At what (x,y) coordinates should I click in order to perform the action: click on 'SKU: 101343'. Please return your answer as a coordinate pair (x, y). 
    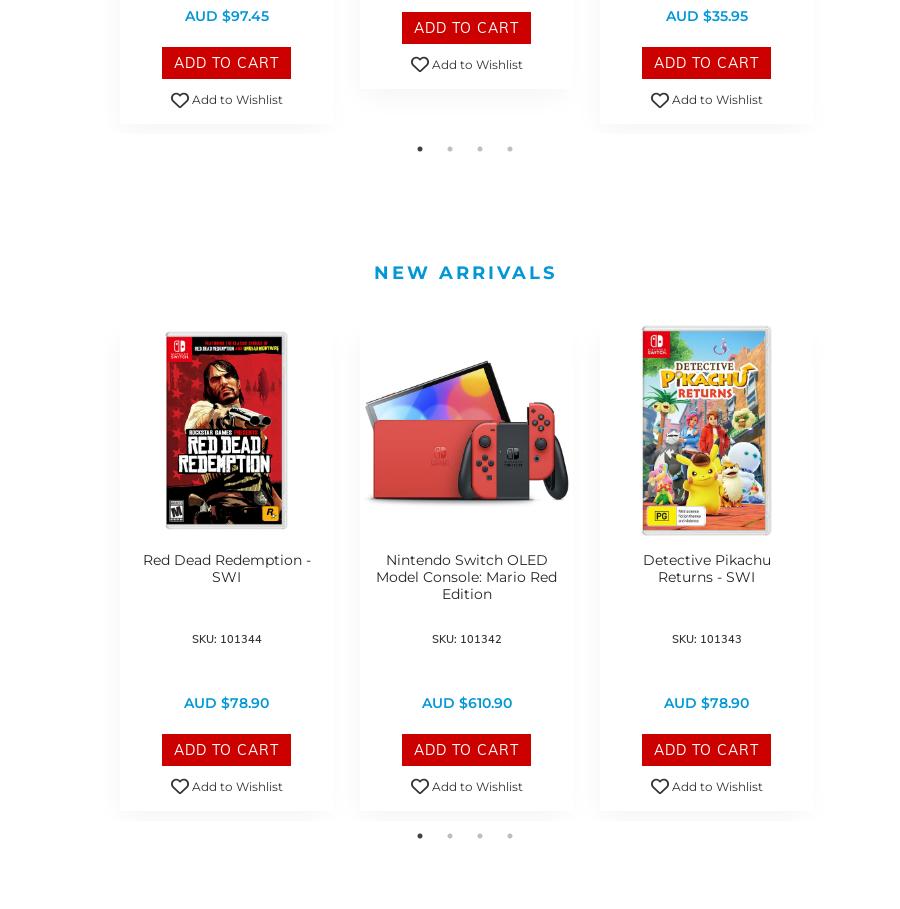
    Looking at the image, I should click on (704, 638).